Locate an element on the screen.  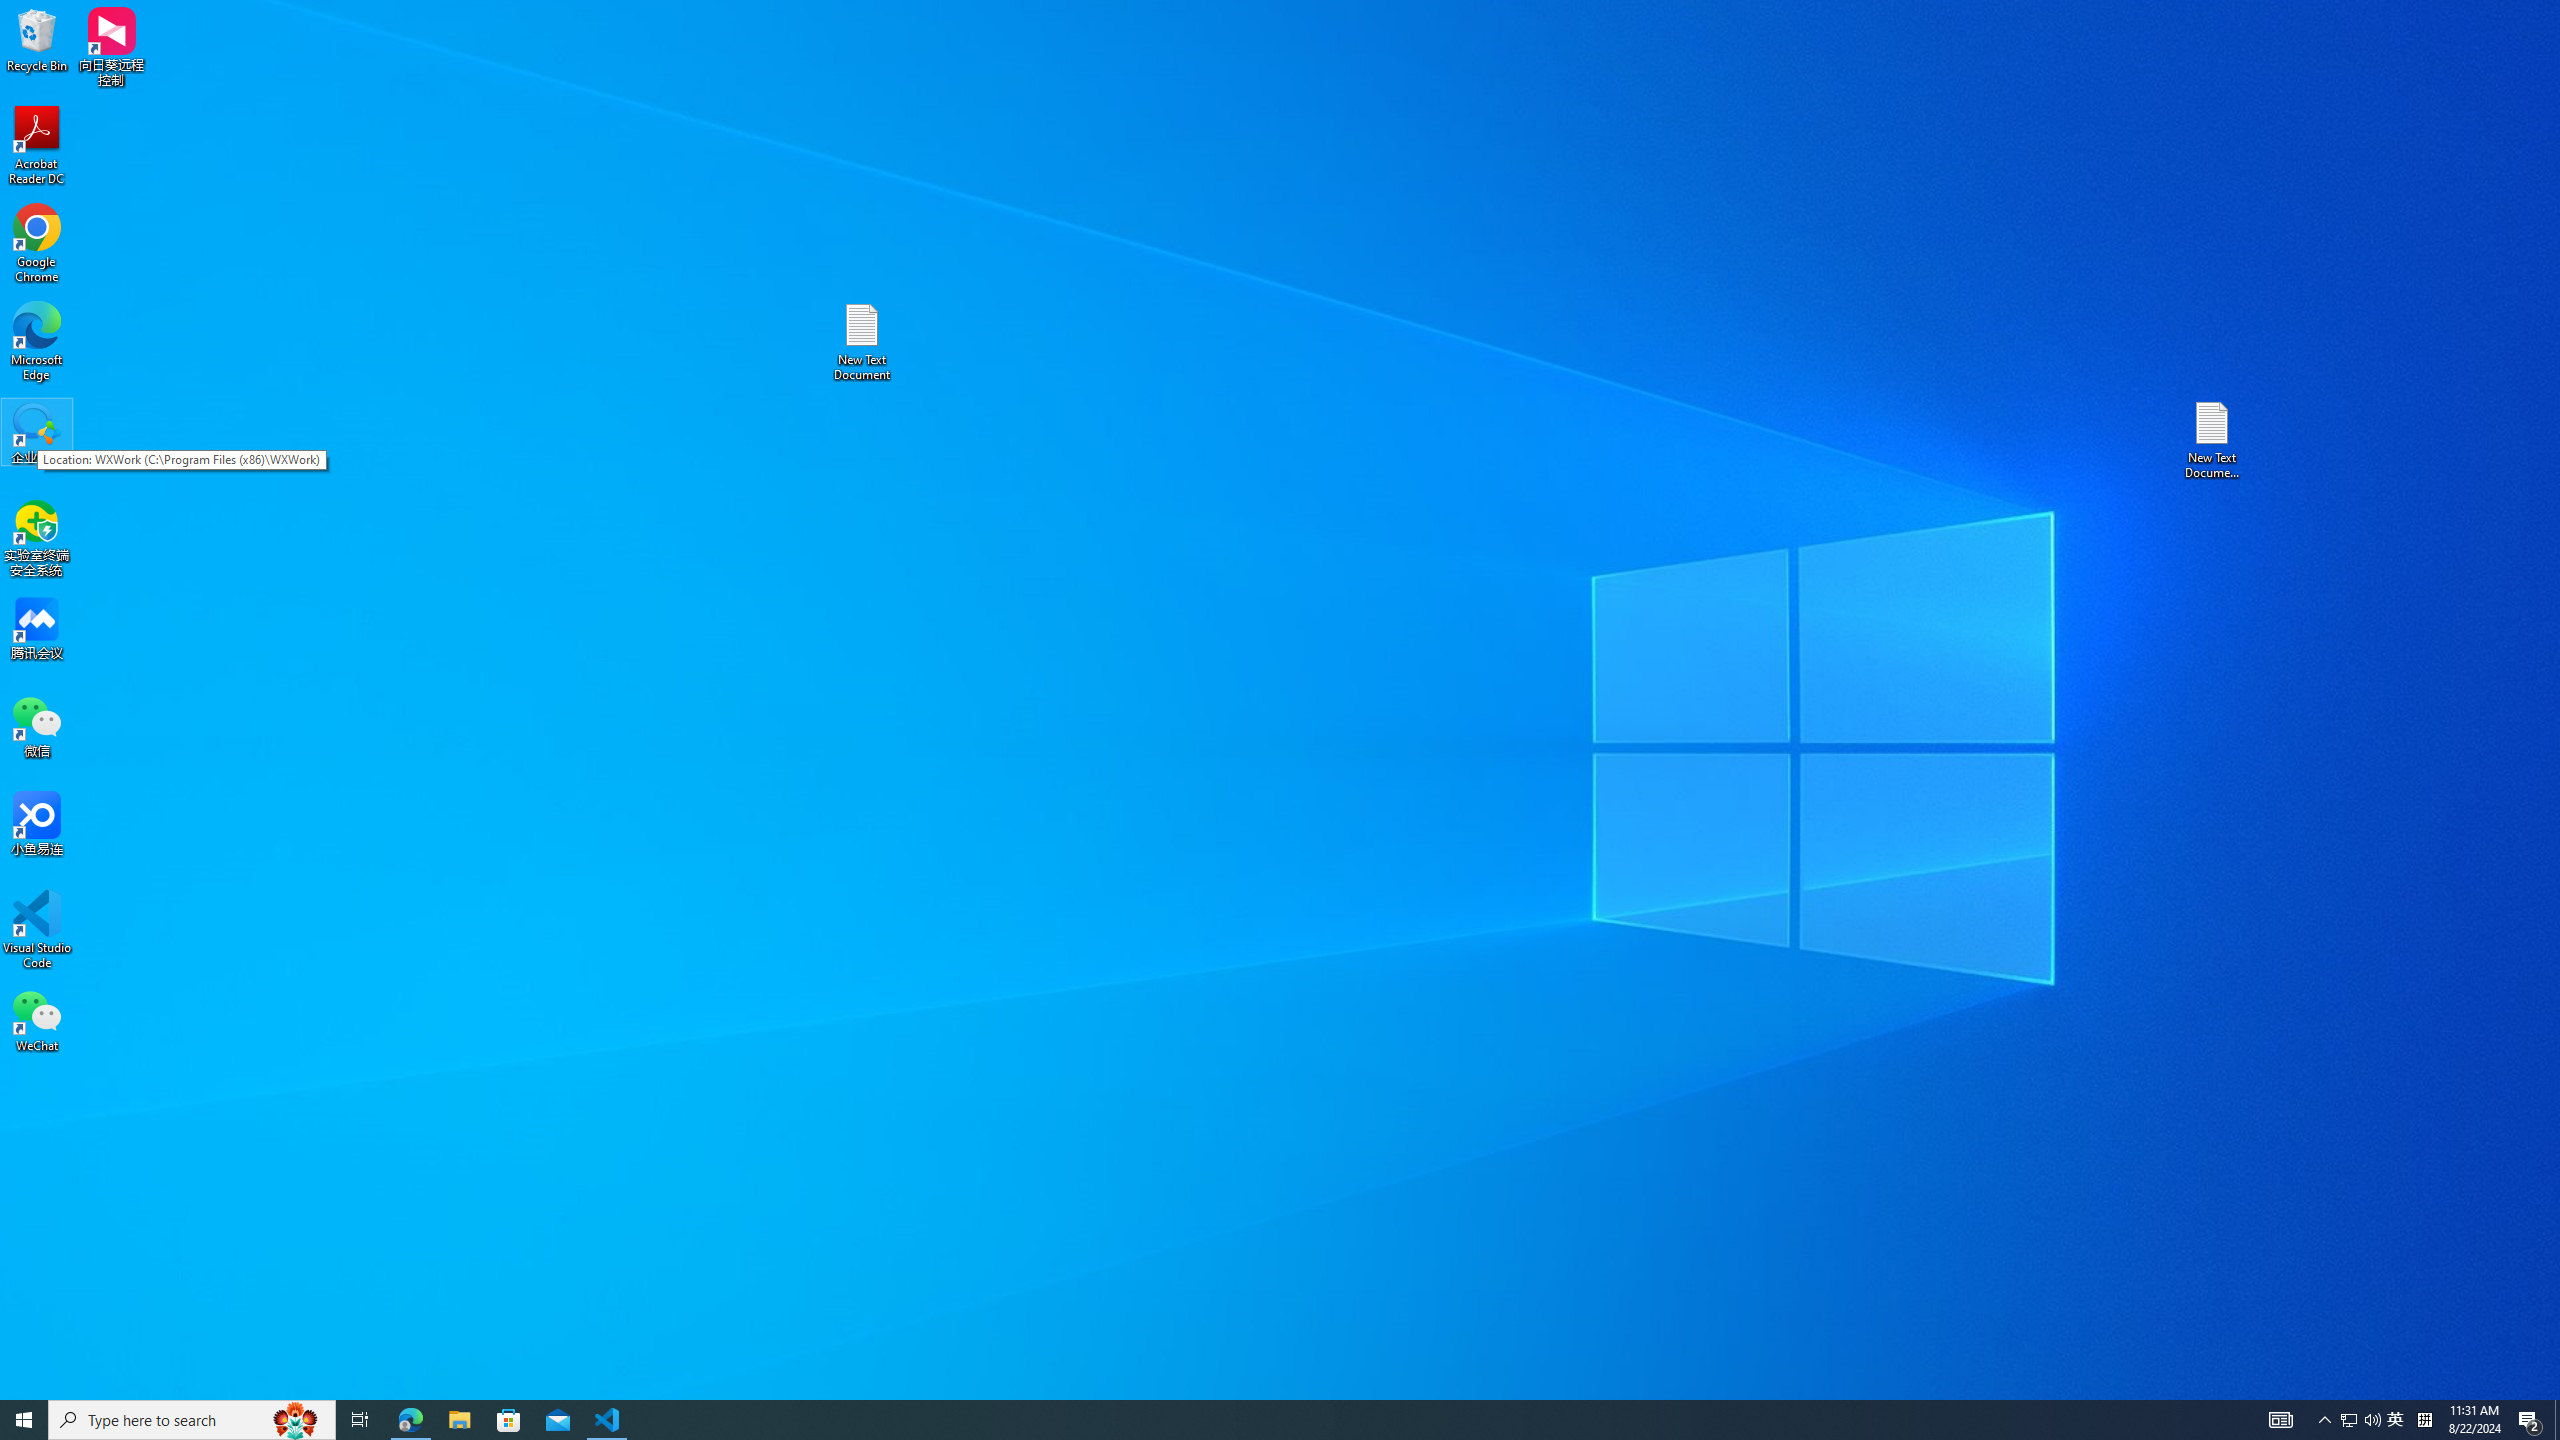
'New Text Document' is located at coordinates (860, 341).